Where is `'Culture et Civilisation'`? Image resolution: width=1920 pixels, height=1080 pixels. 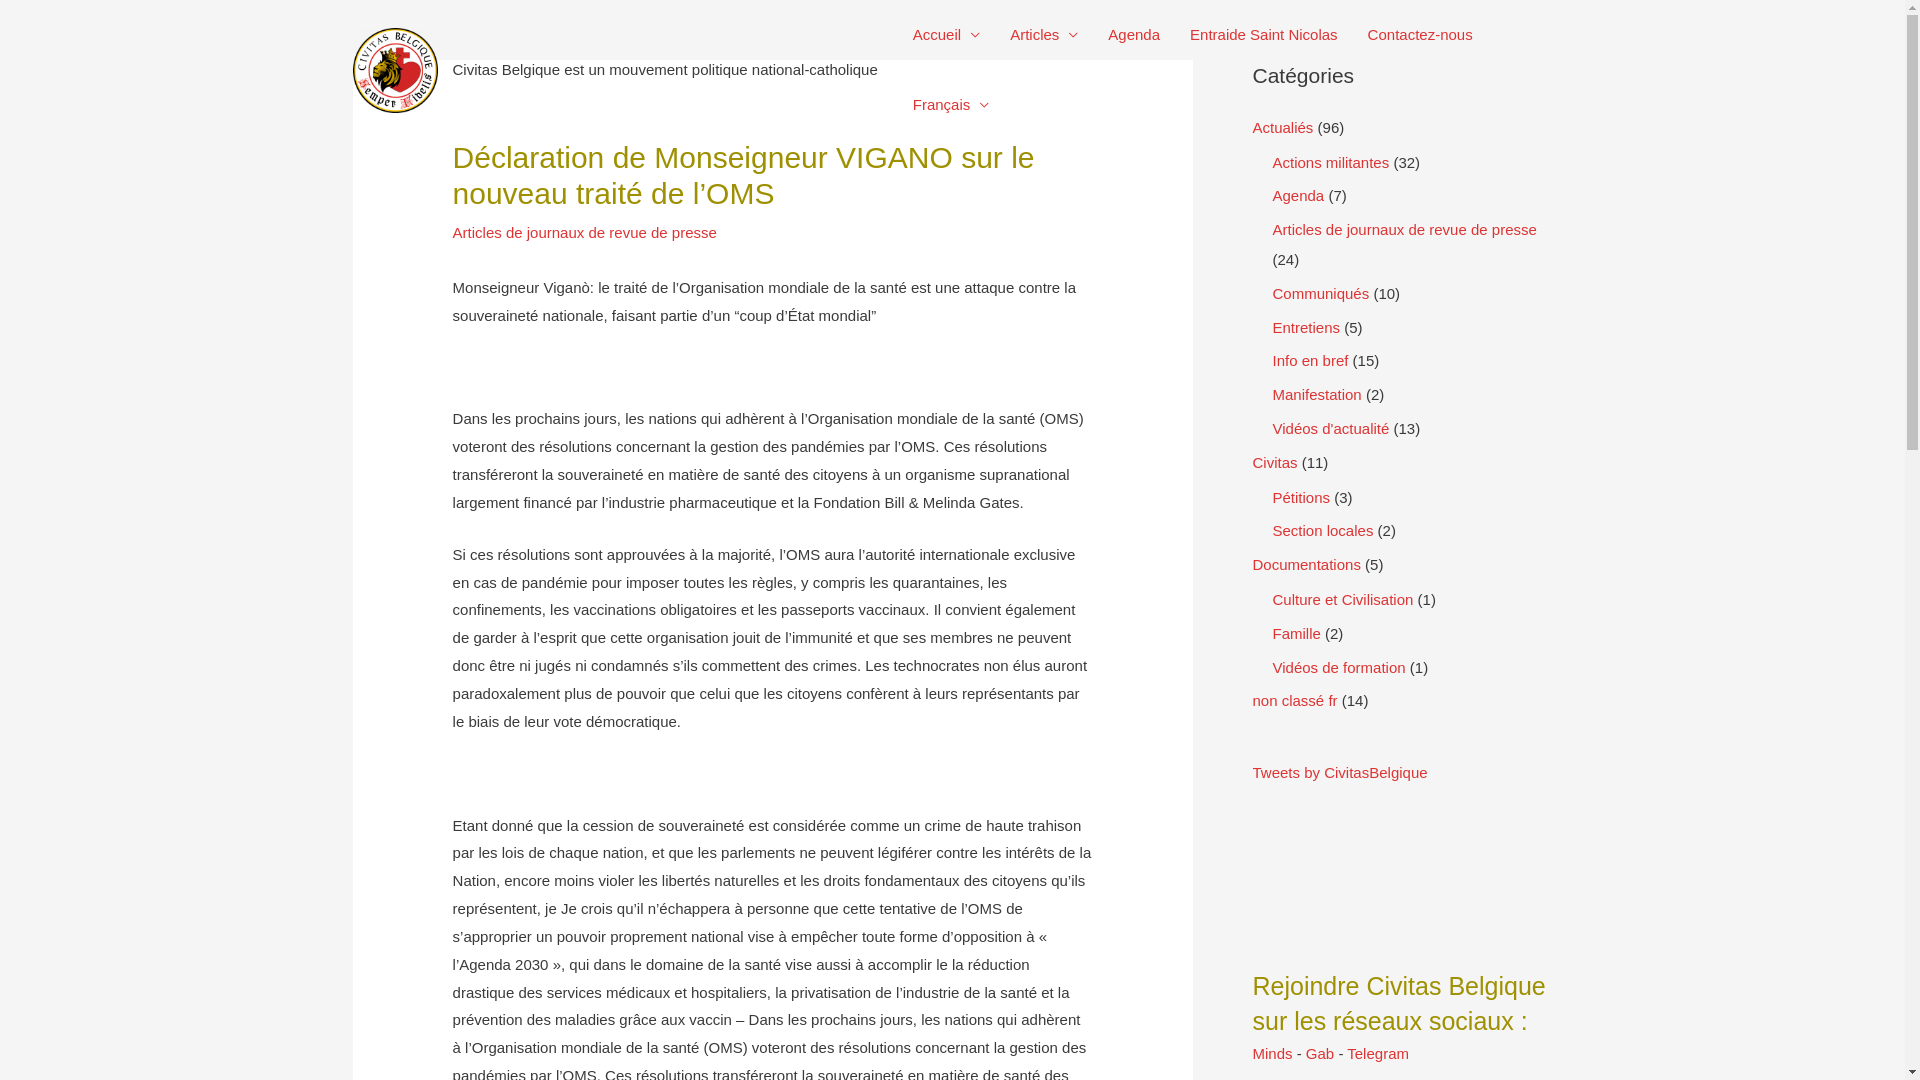 'Culture et Civilisation' is located at coordinates (1342, 598).